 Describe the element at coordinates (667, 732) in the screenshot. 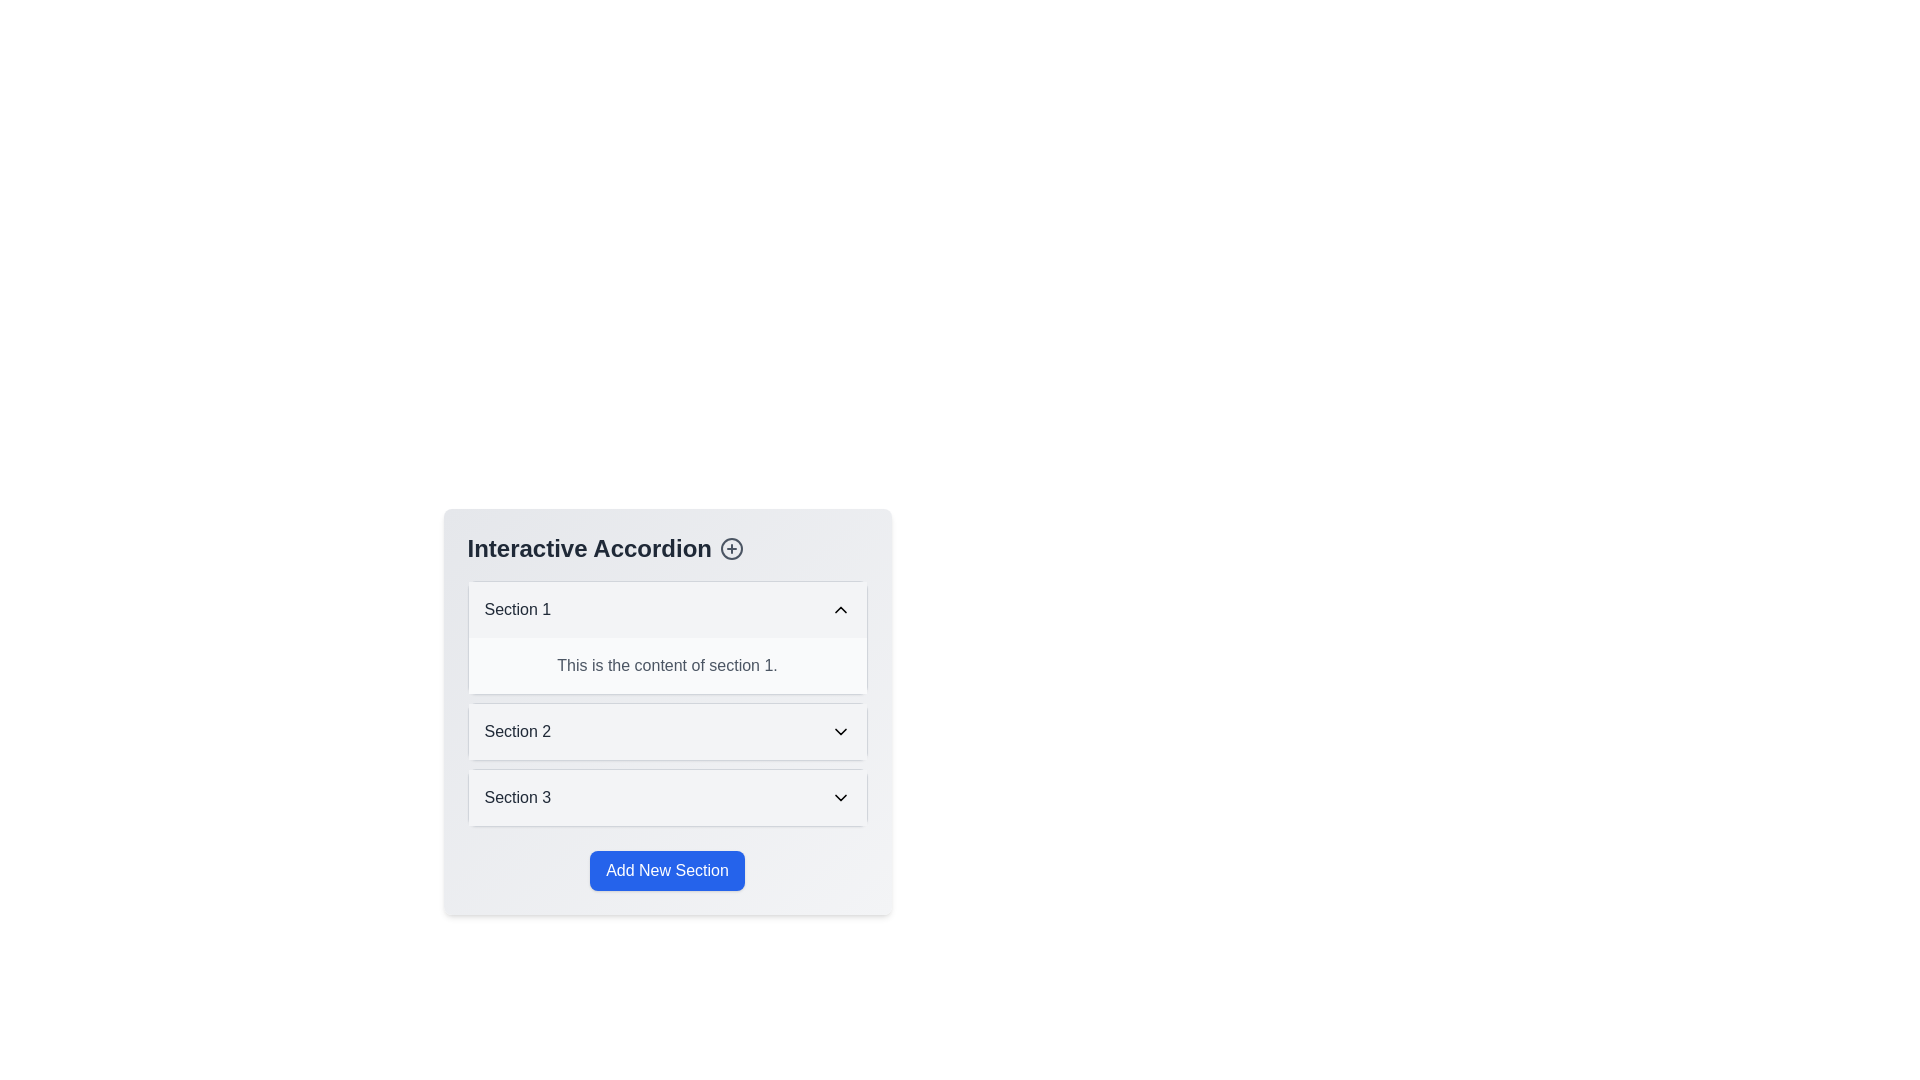

I see `the Accordion Section Header labeled 'Section 2' for accessibility interactions by moving the cursor to its center` at that location.